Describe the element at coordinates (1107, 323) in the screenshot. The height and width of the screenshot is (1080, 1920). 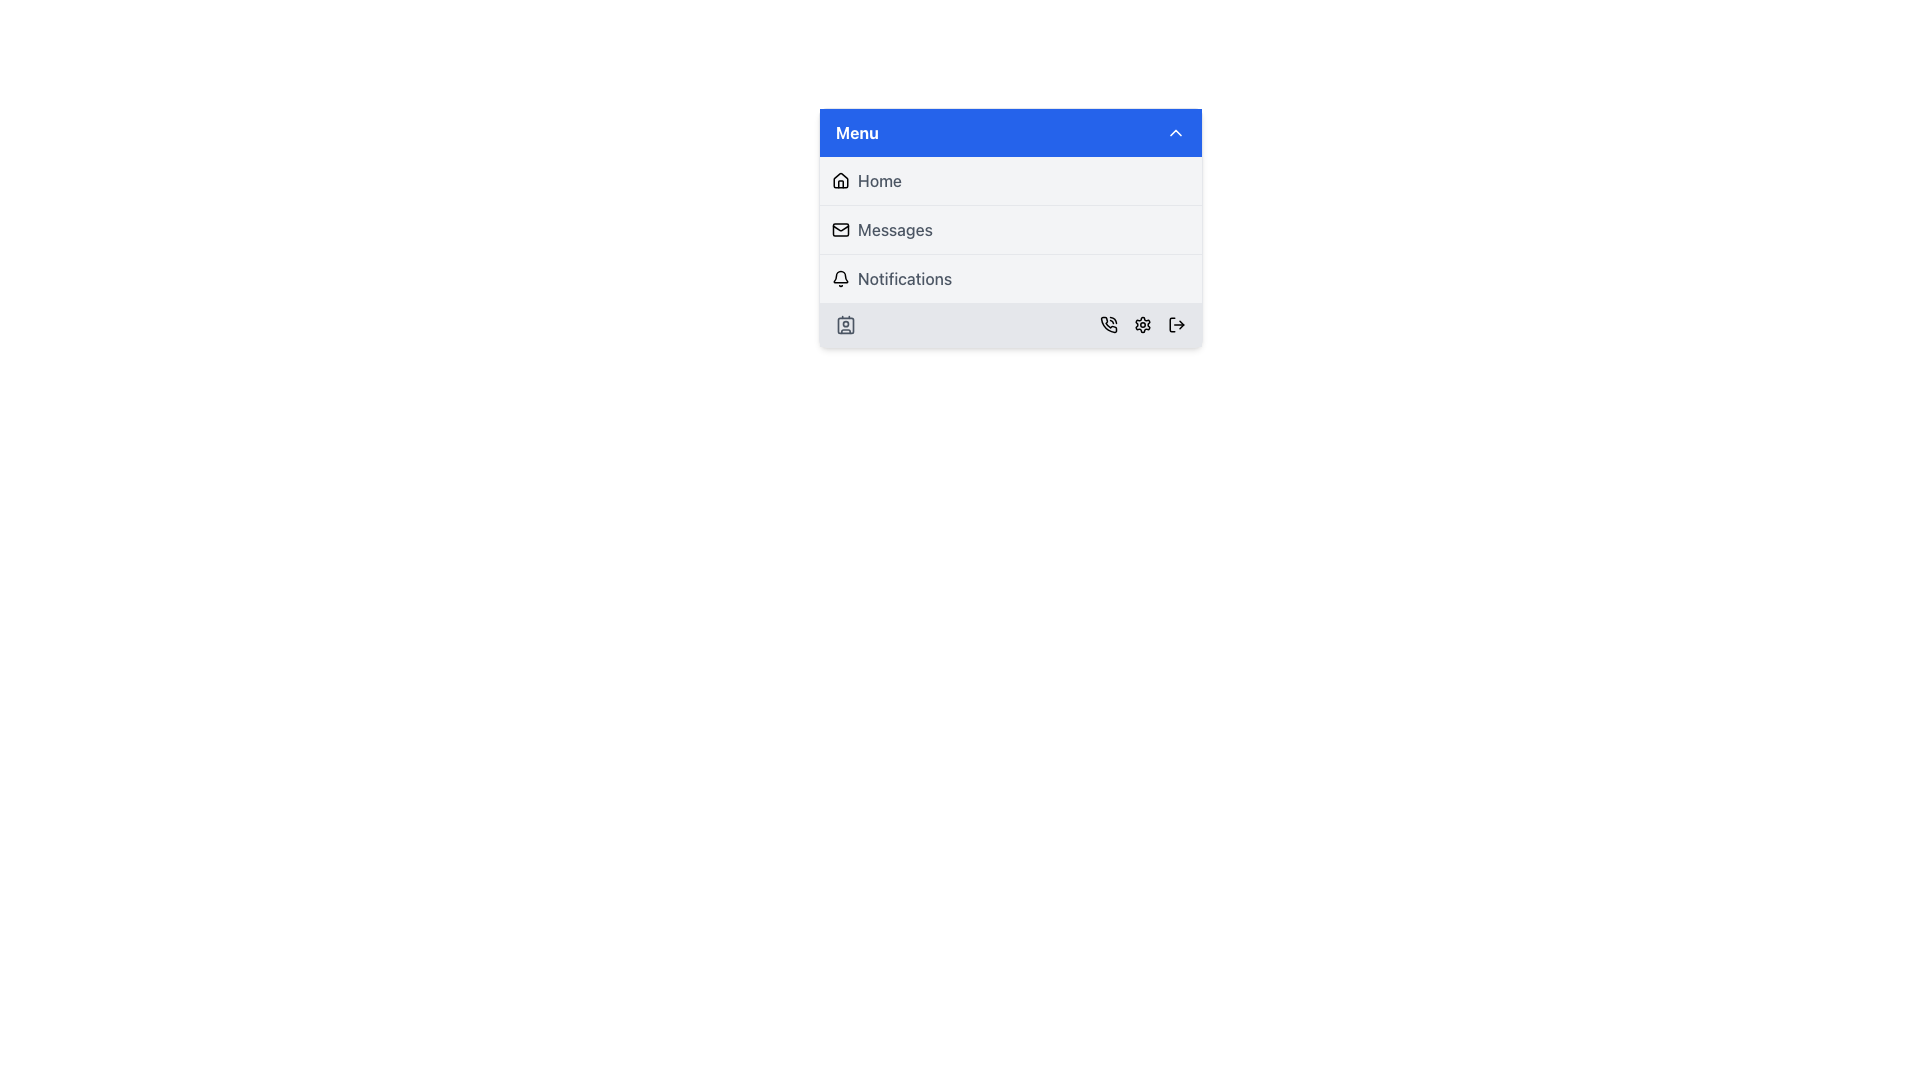
I see `the phone receiver icon, which is the first icon in a horizontal set of three icons at the bottom of the menu panel, indicating call functionality` at that location.